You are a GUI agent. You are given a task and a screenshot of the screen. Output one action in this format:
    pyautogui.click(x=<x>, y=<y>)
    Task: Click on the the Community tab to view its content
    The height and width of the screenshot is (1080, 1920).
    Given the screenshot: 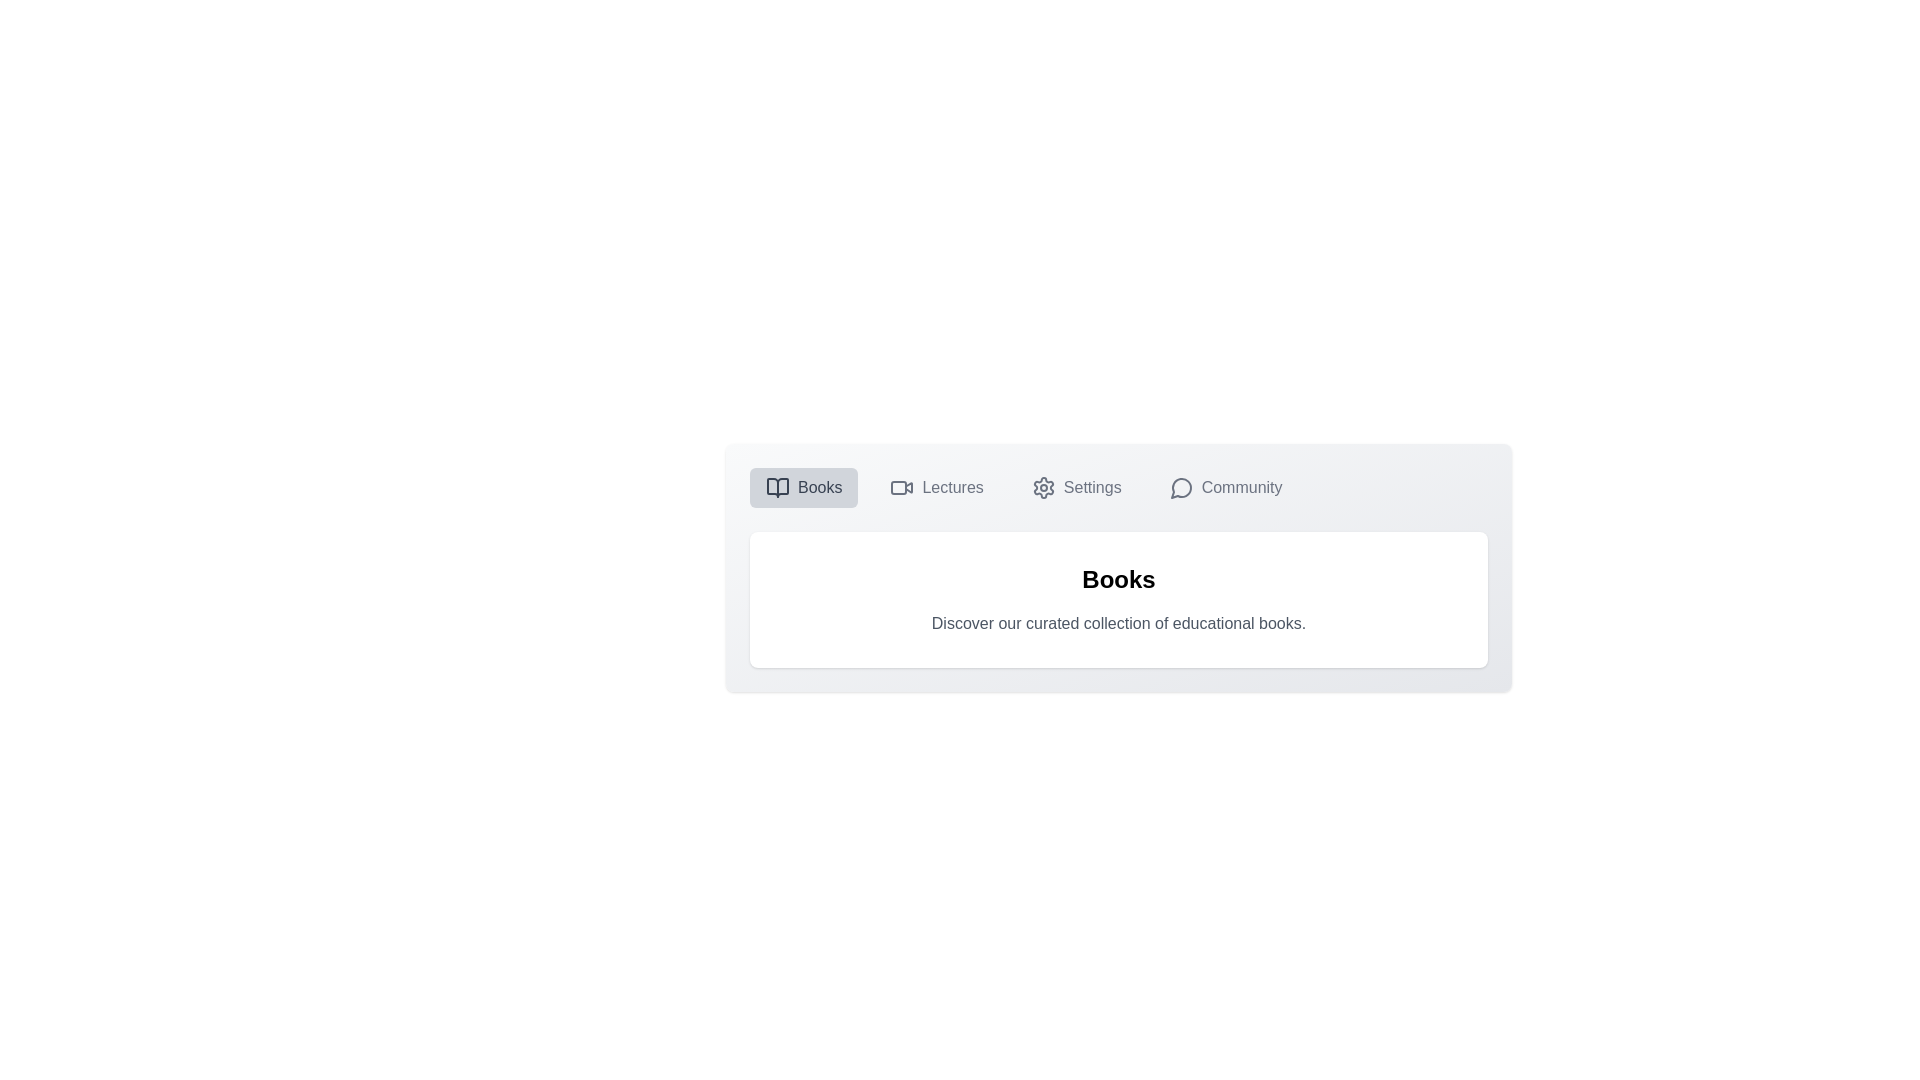 What is the action you would take?
    pyautogui.click(x=1224, y=488)
    